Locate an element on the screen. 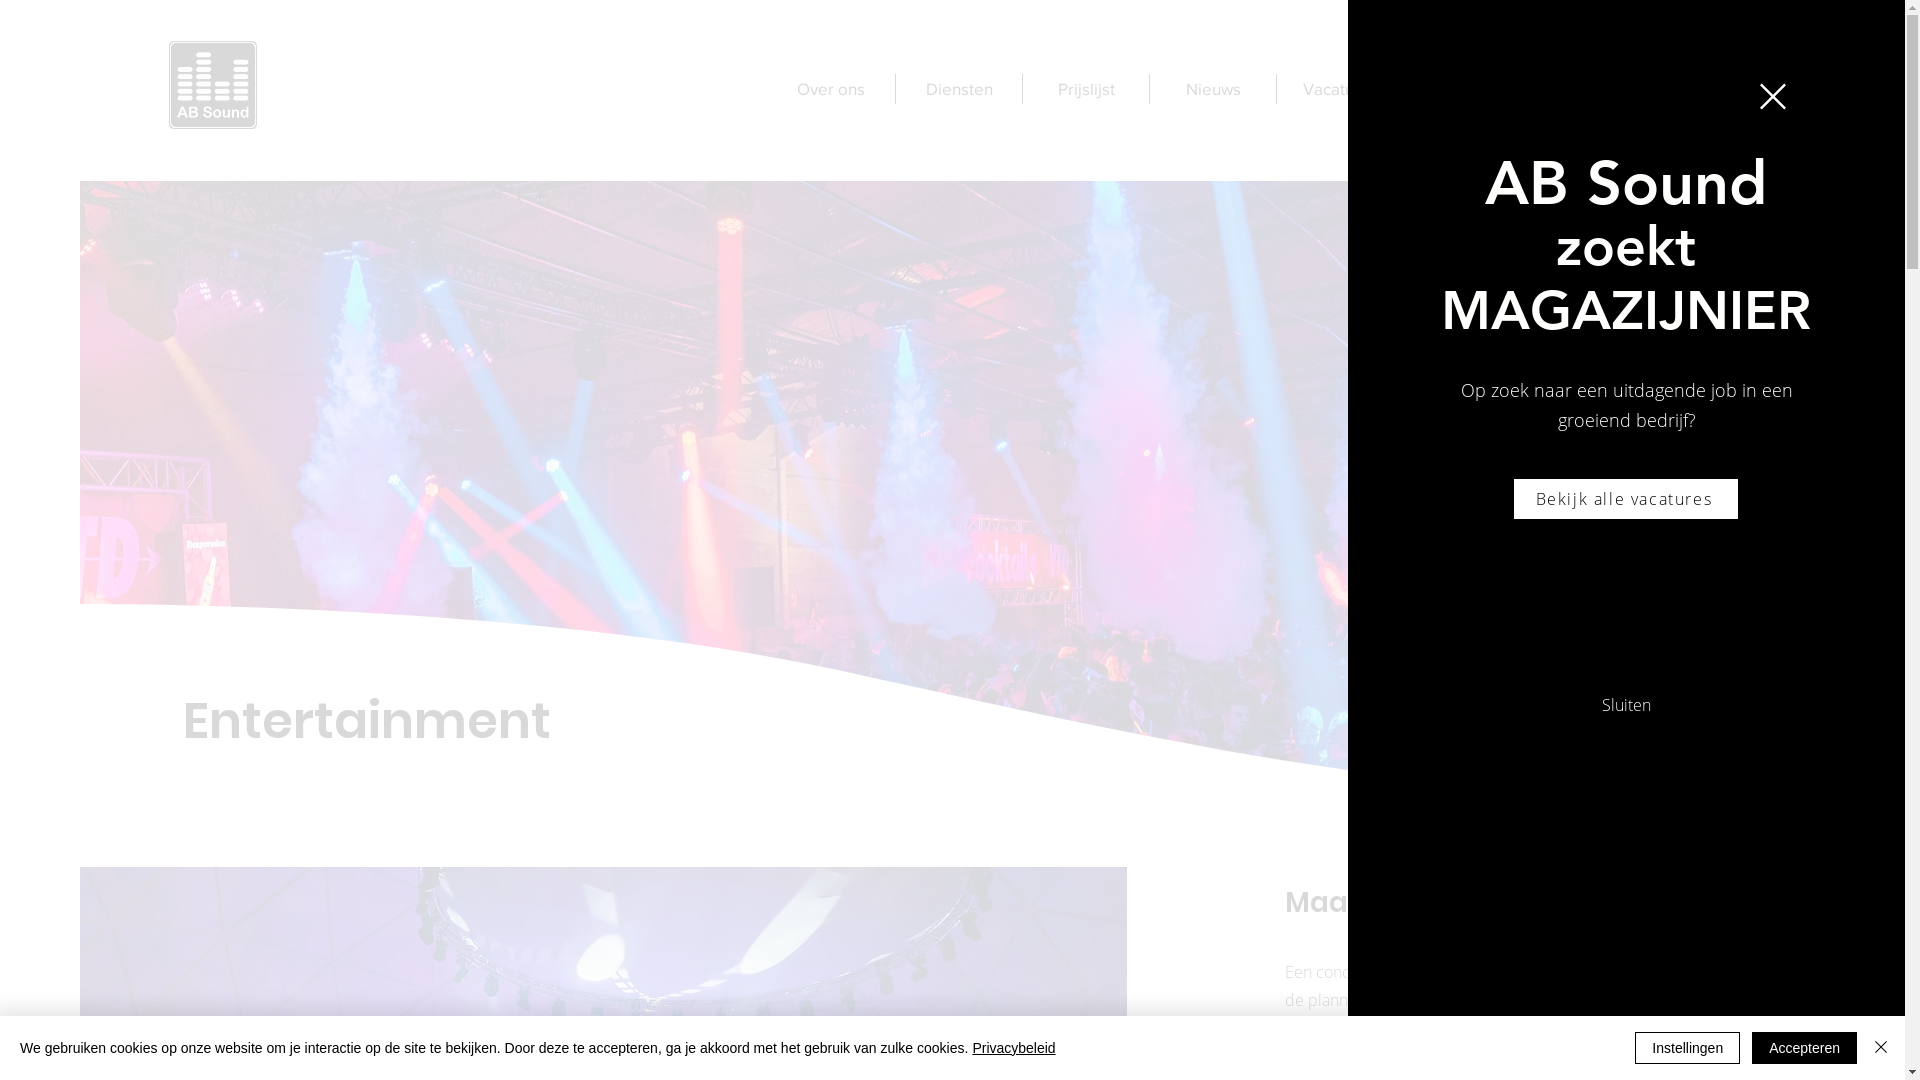 This screenshot has height=1080, width=1920. 'Vacatures' is located at coordinates (1339, 87).